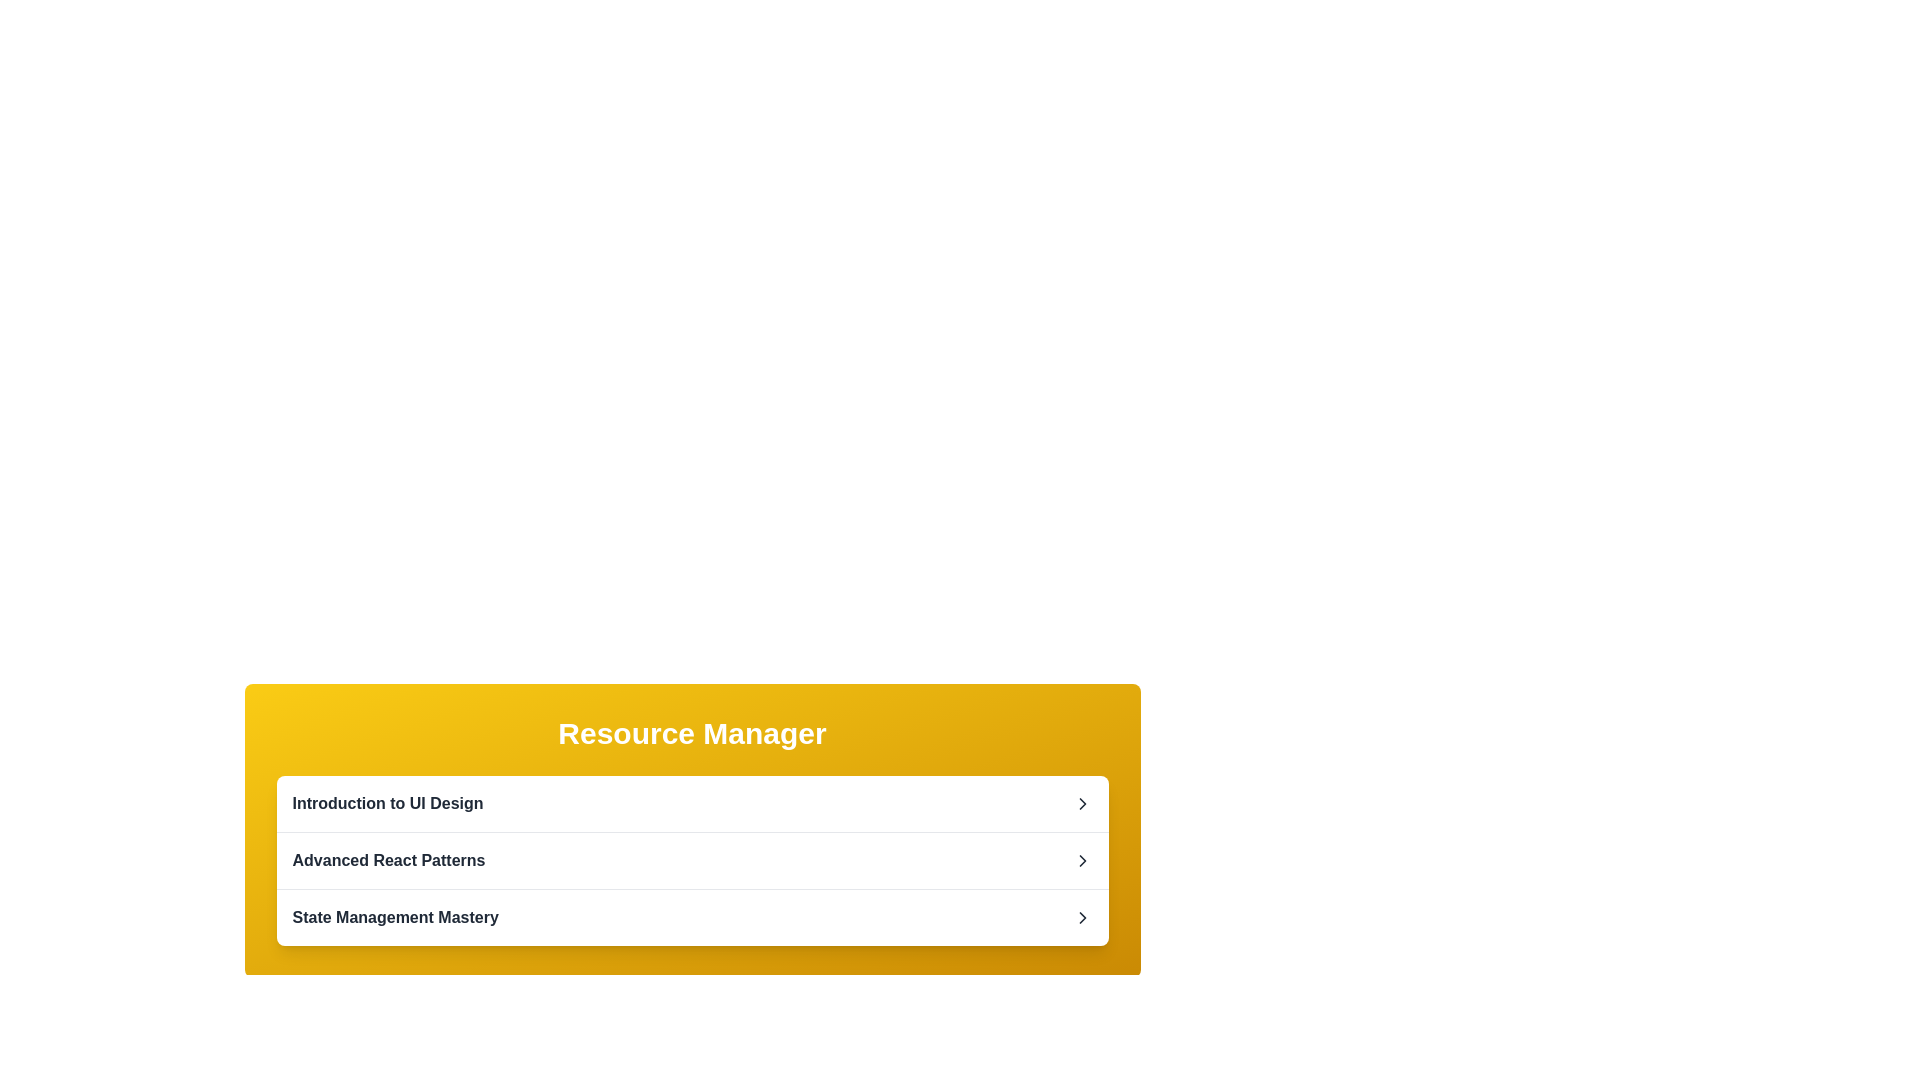 The image size is (1920, 1080). Describe the element at coordinates (692, 802) in the screenshot. I see `the 'Introduction to UI Design' button, which is the first item in the list below 'Resource Manager'` at that location.